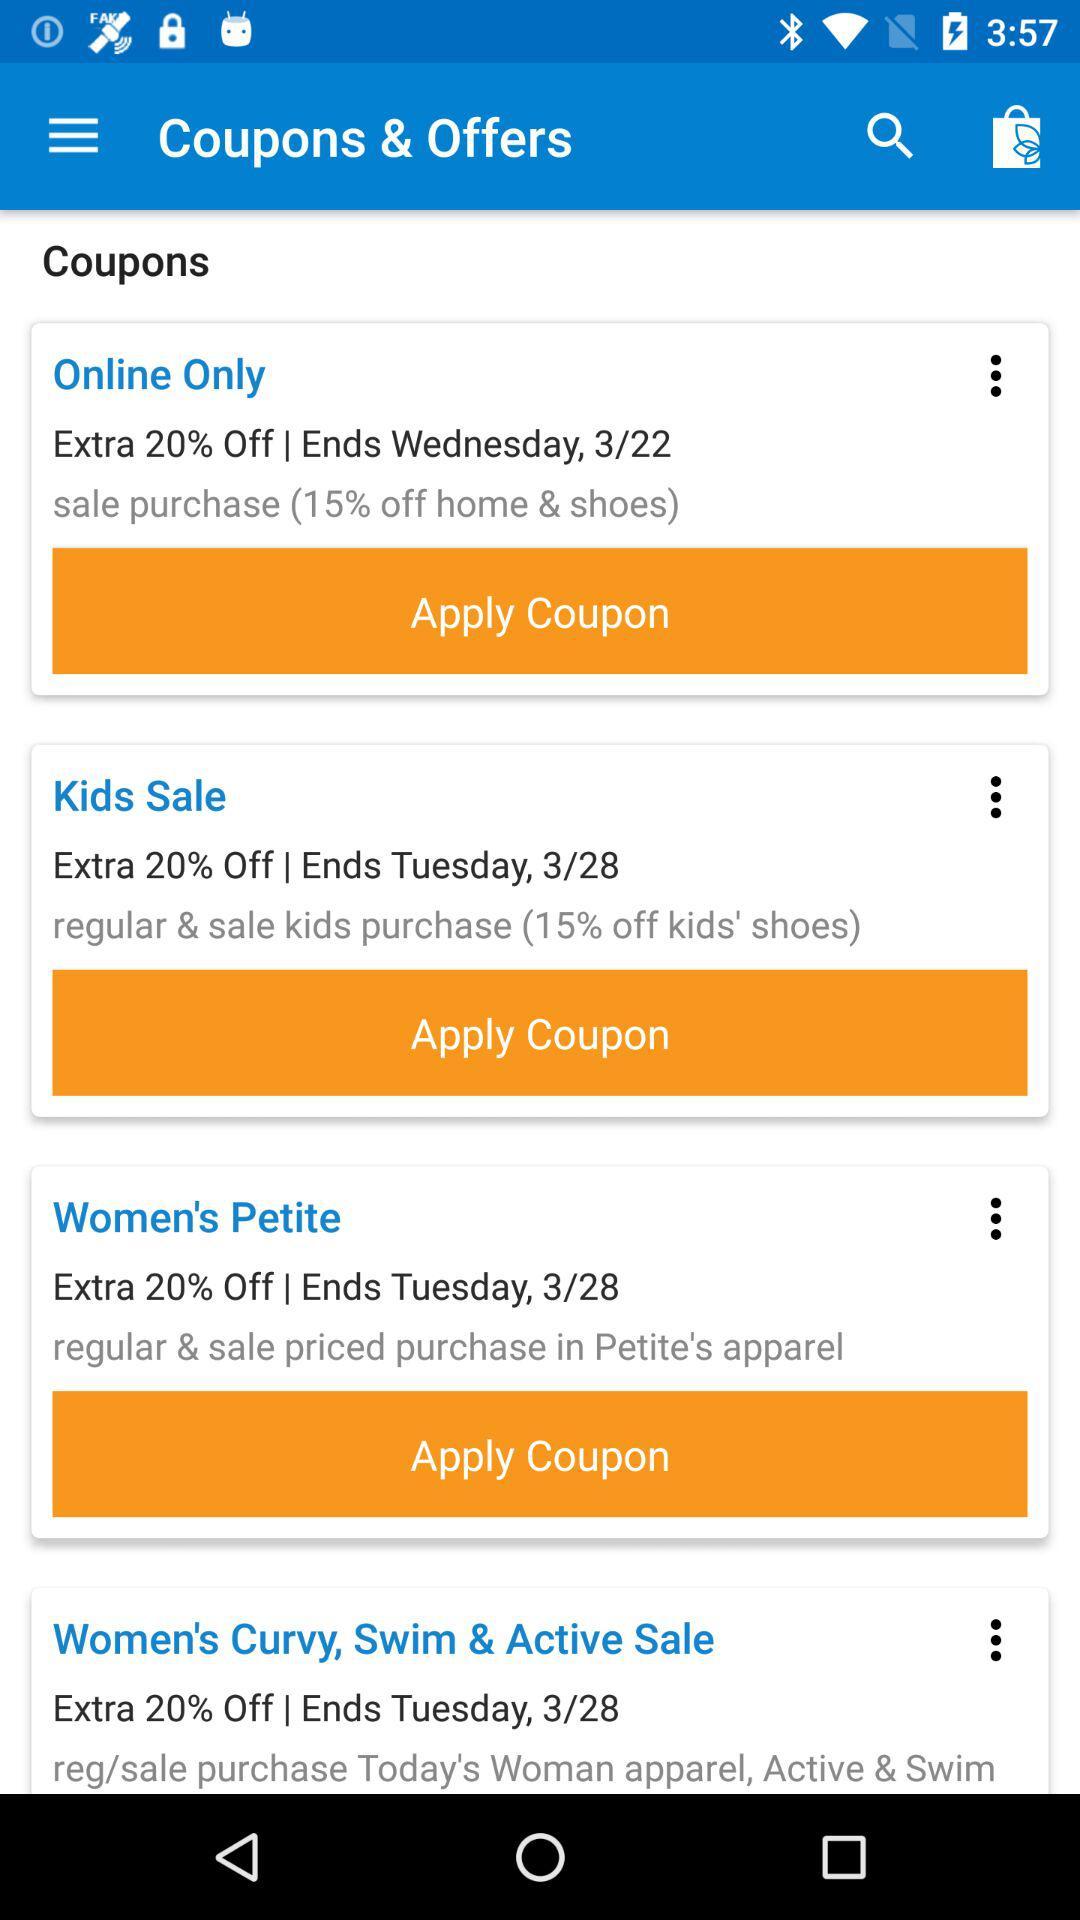 The width and height of the screenshot is (1080, 1920). I want to click on the icon to the right of the coupons & offers icon, so click(890, 135).